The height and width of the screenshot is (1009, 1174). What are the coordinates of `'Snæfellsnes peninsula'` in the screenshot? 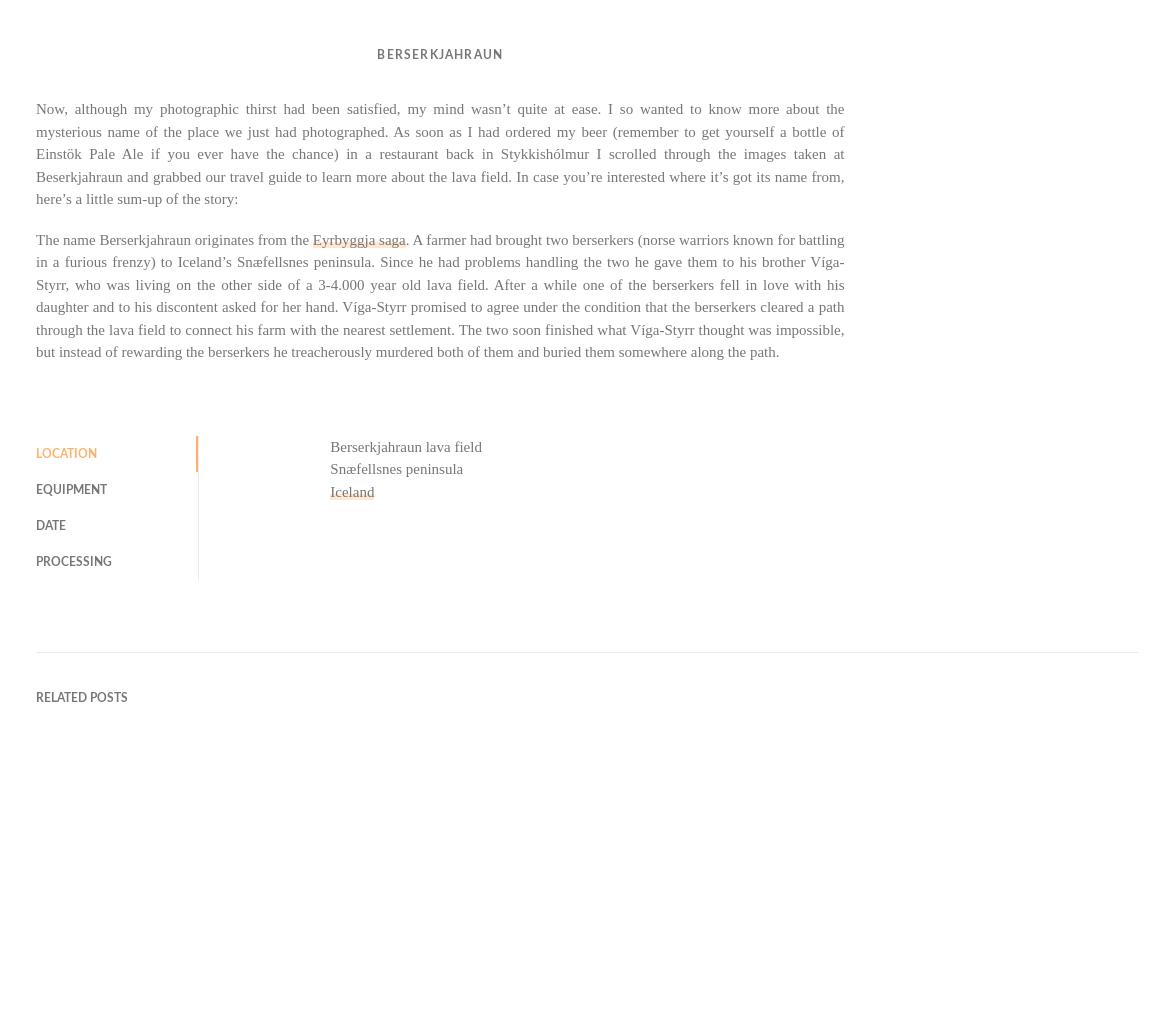 It's located at (395, 467).